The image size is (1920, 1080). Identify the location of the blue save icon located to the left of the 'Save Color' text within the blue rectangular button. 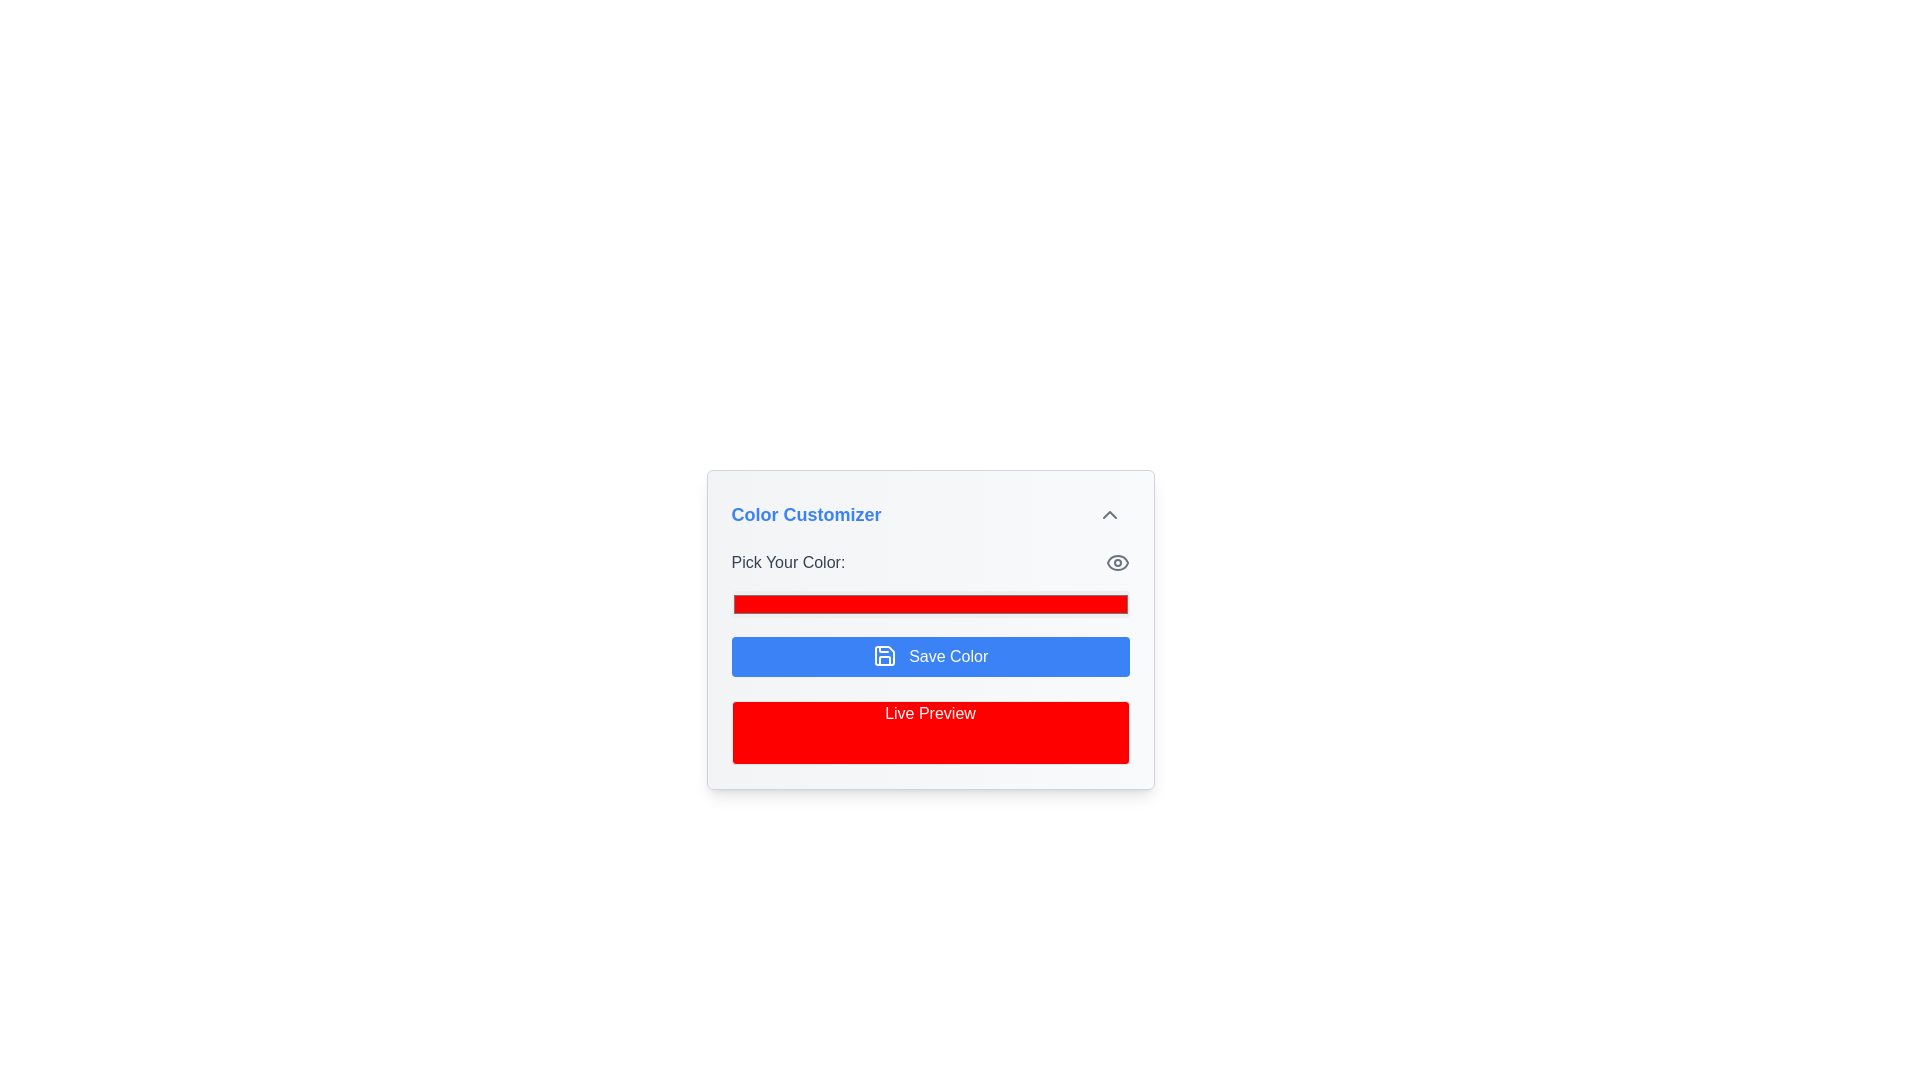
(883, 655).